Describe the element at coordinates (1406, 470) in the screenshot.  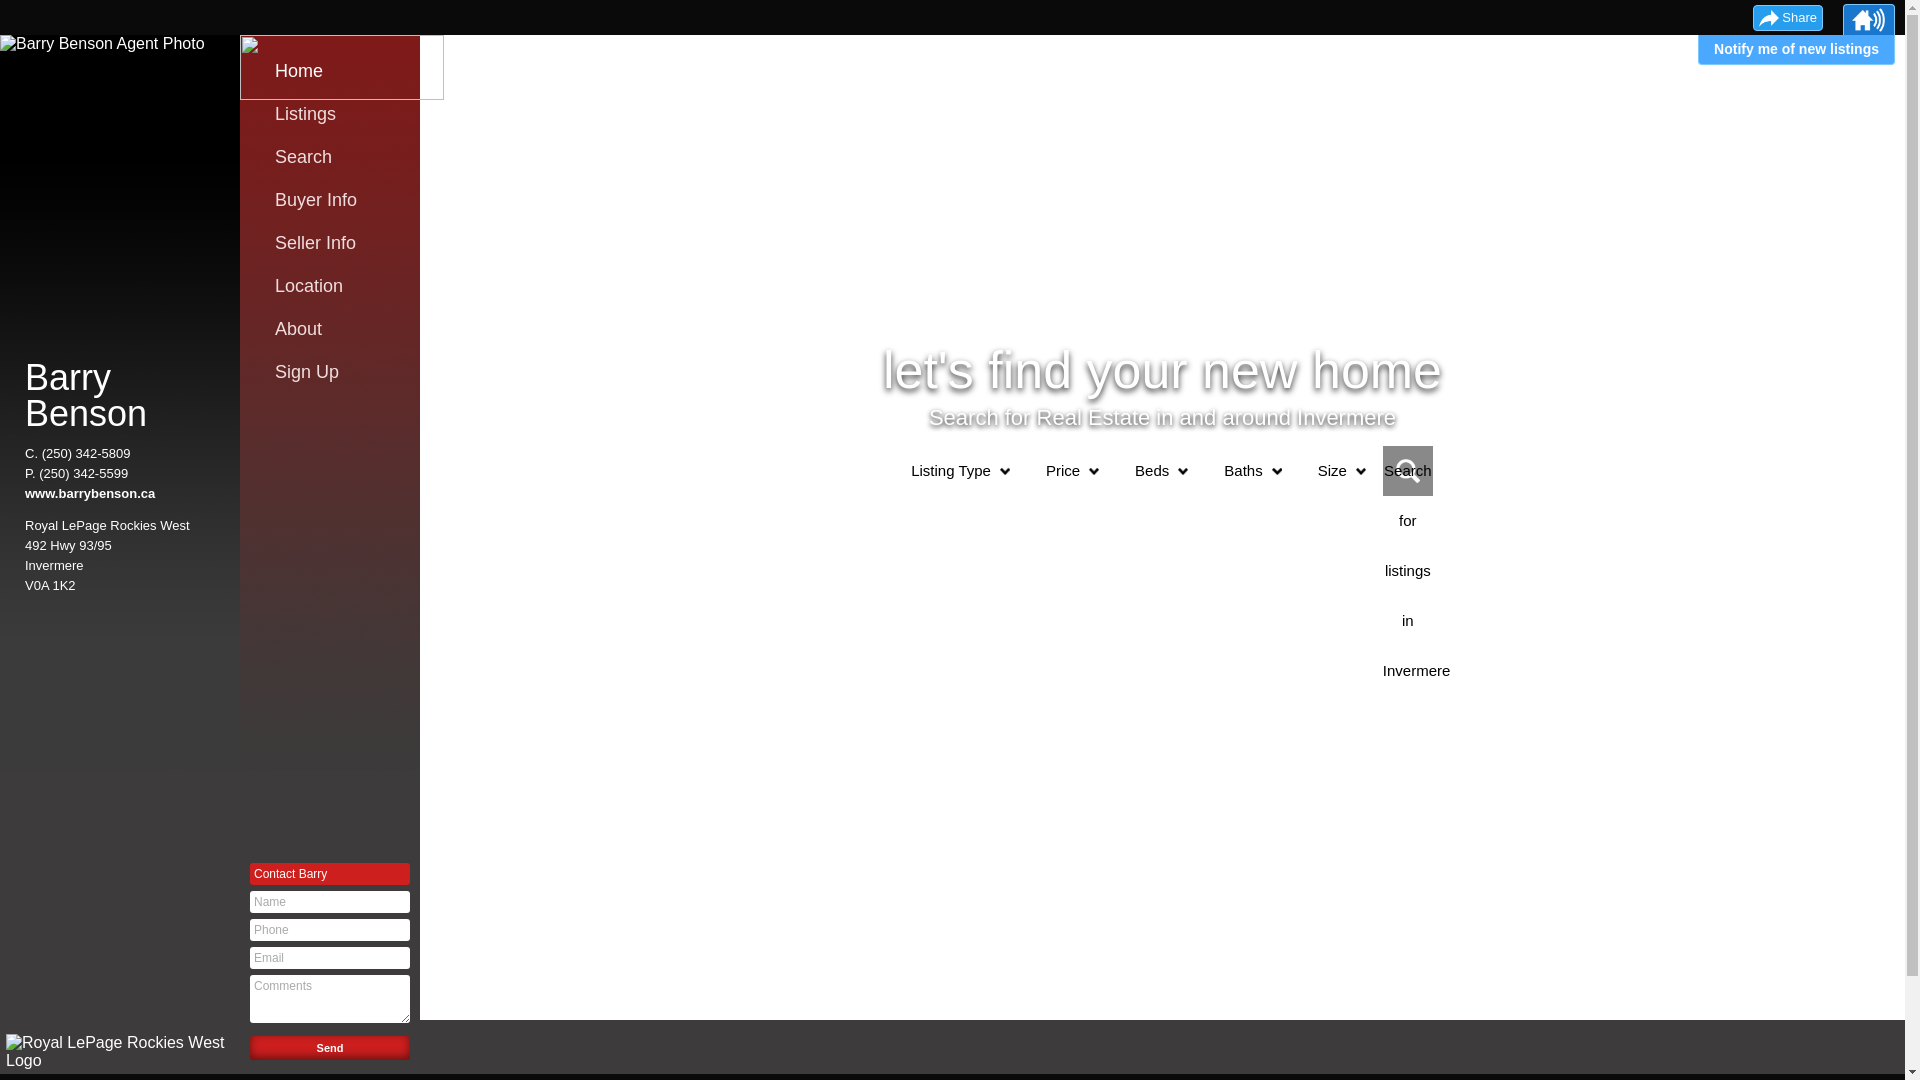
I see `'Search for listings in Invermere'` at that location.